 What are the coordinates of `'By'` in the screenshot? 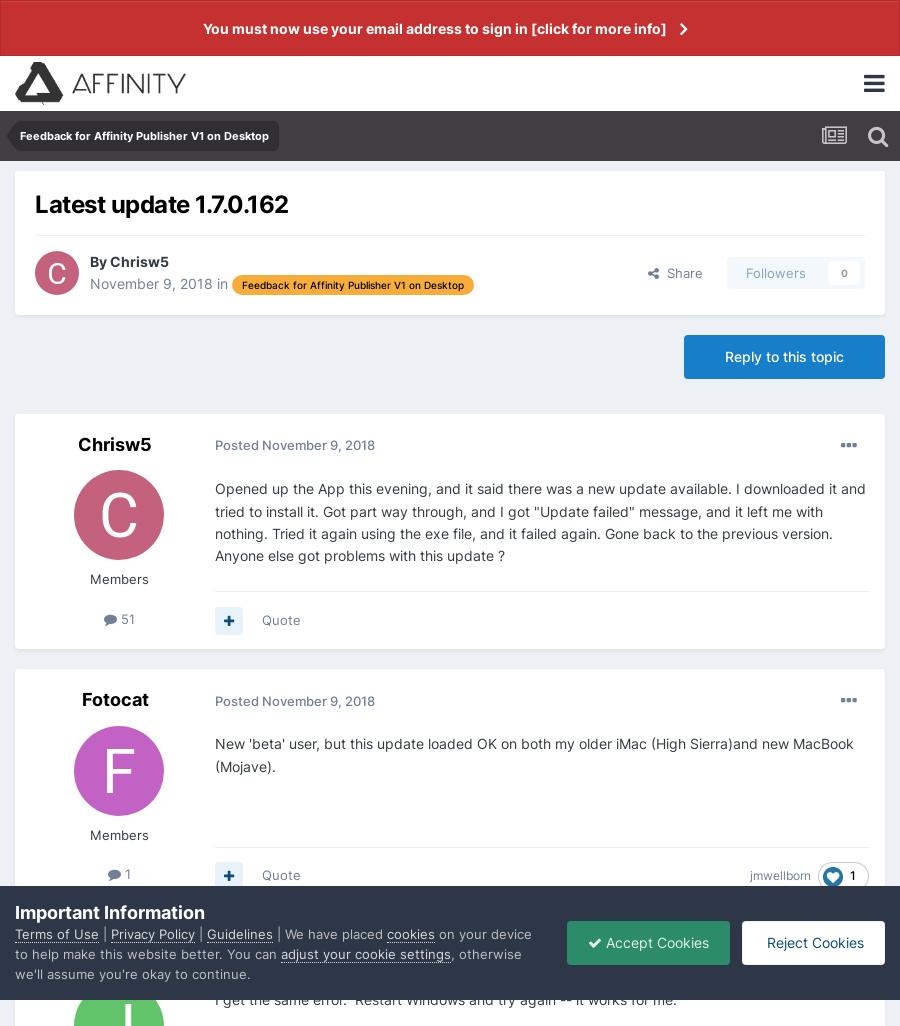 It's located at (89, 260).